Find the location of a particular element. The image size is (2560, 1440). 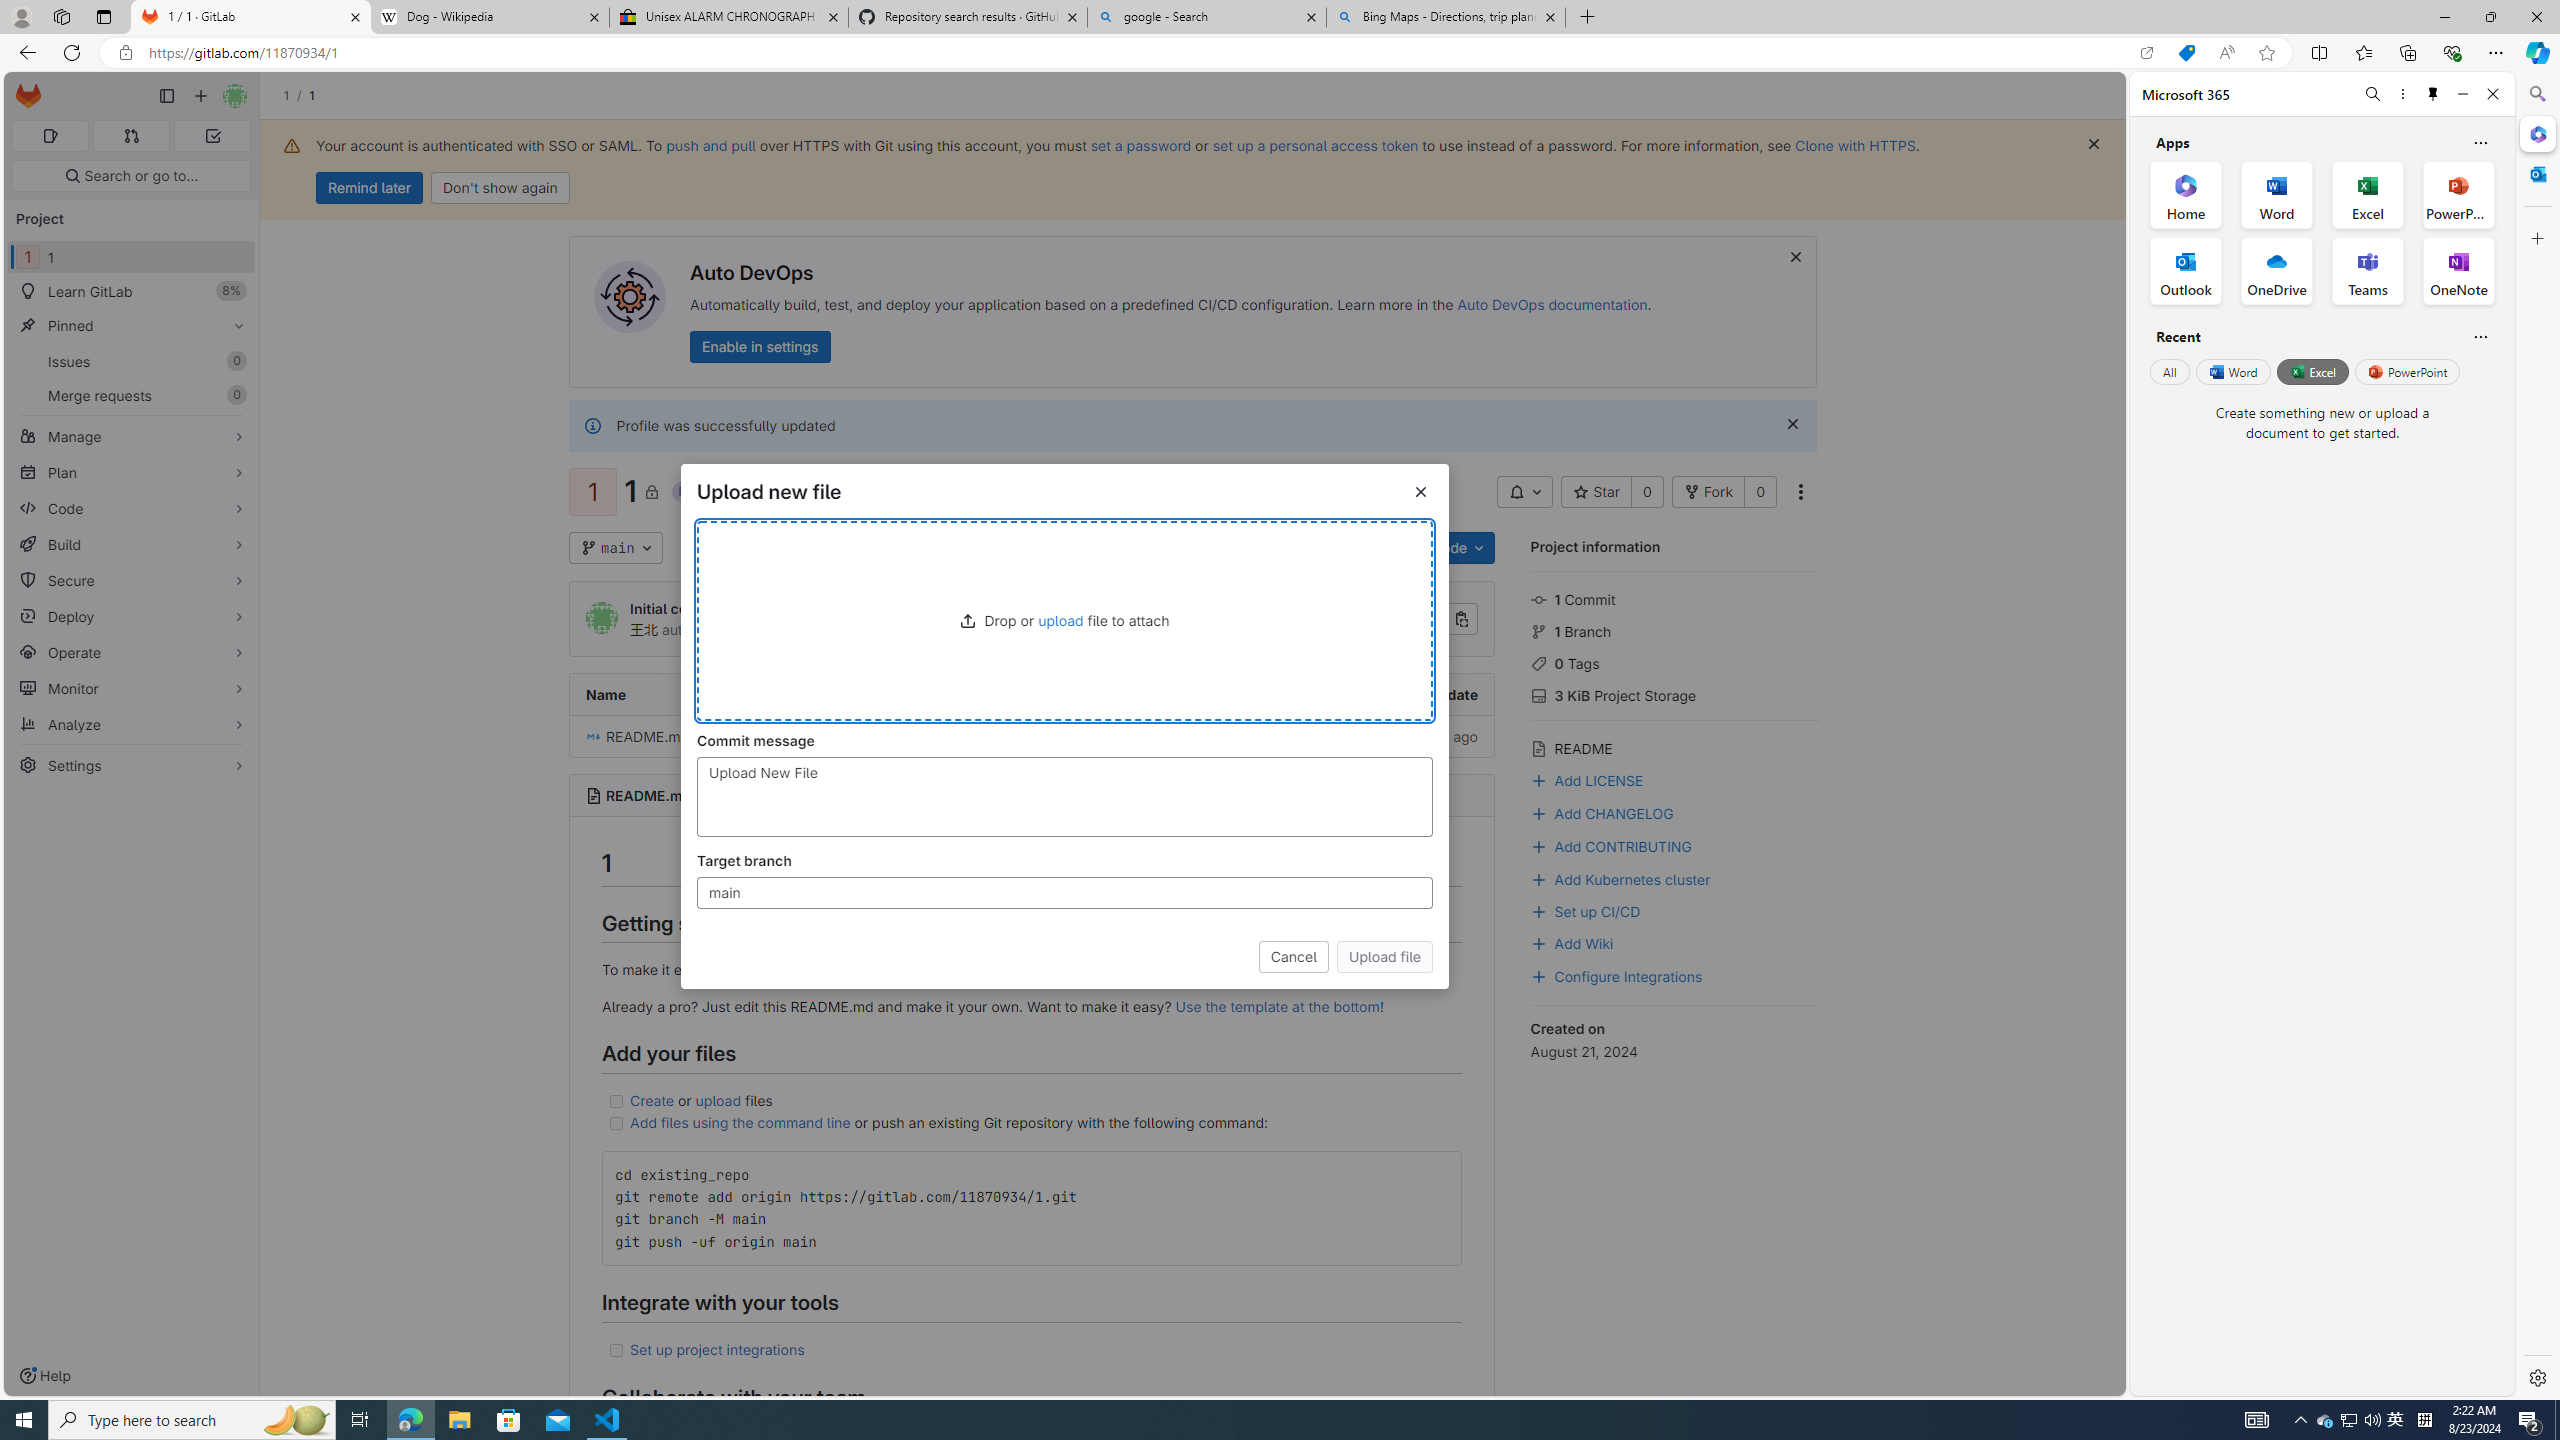

'Copy commit SHA' is located at coordinates (1460, 618).